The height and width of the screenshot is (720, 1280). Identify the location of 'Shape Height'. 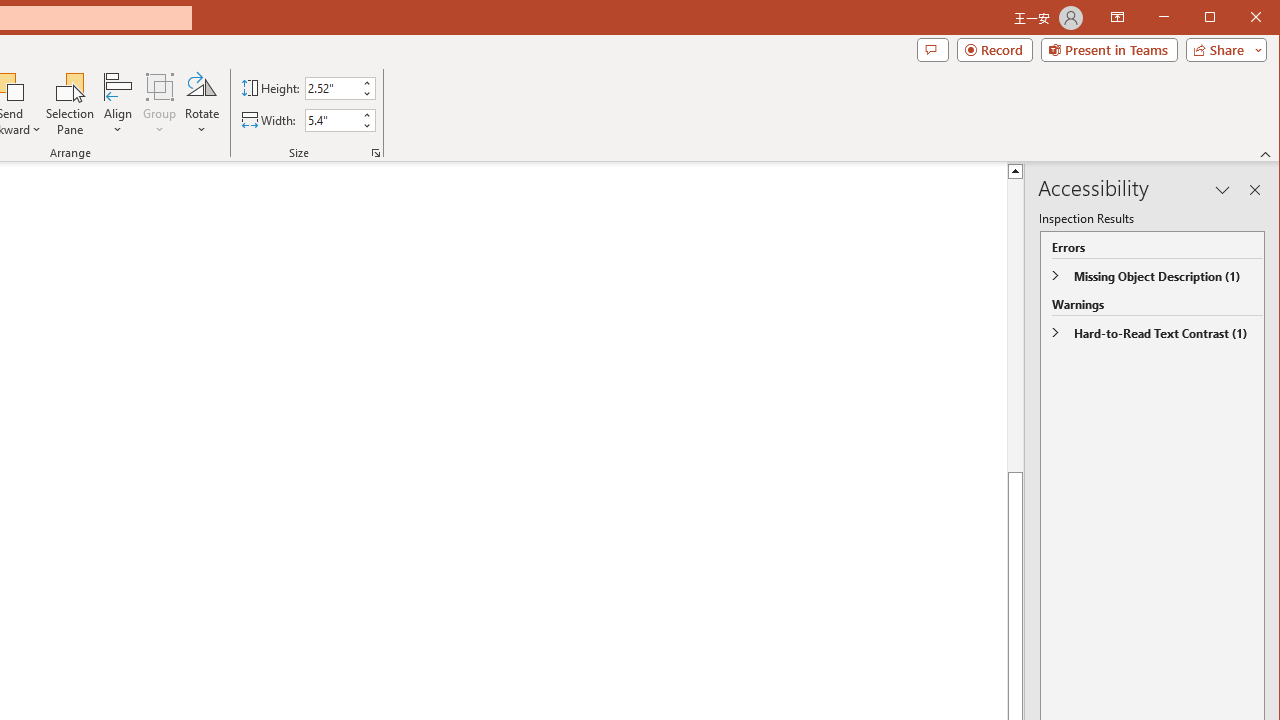
(332, 87).